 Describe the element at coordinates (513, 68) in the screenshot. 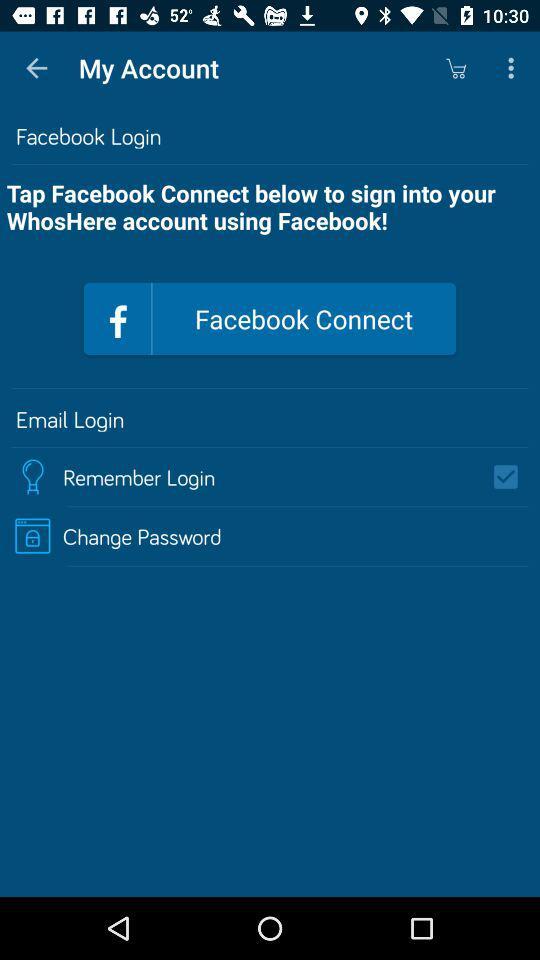

I see `the item above facebook login item` at that location.